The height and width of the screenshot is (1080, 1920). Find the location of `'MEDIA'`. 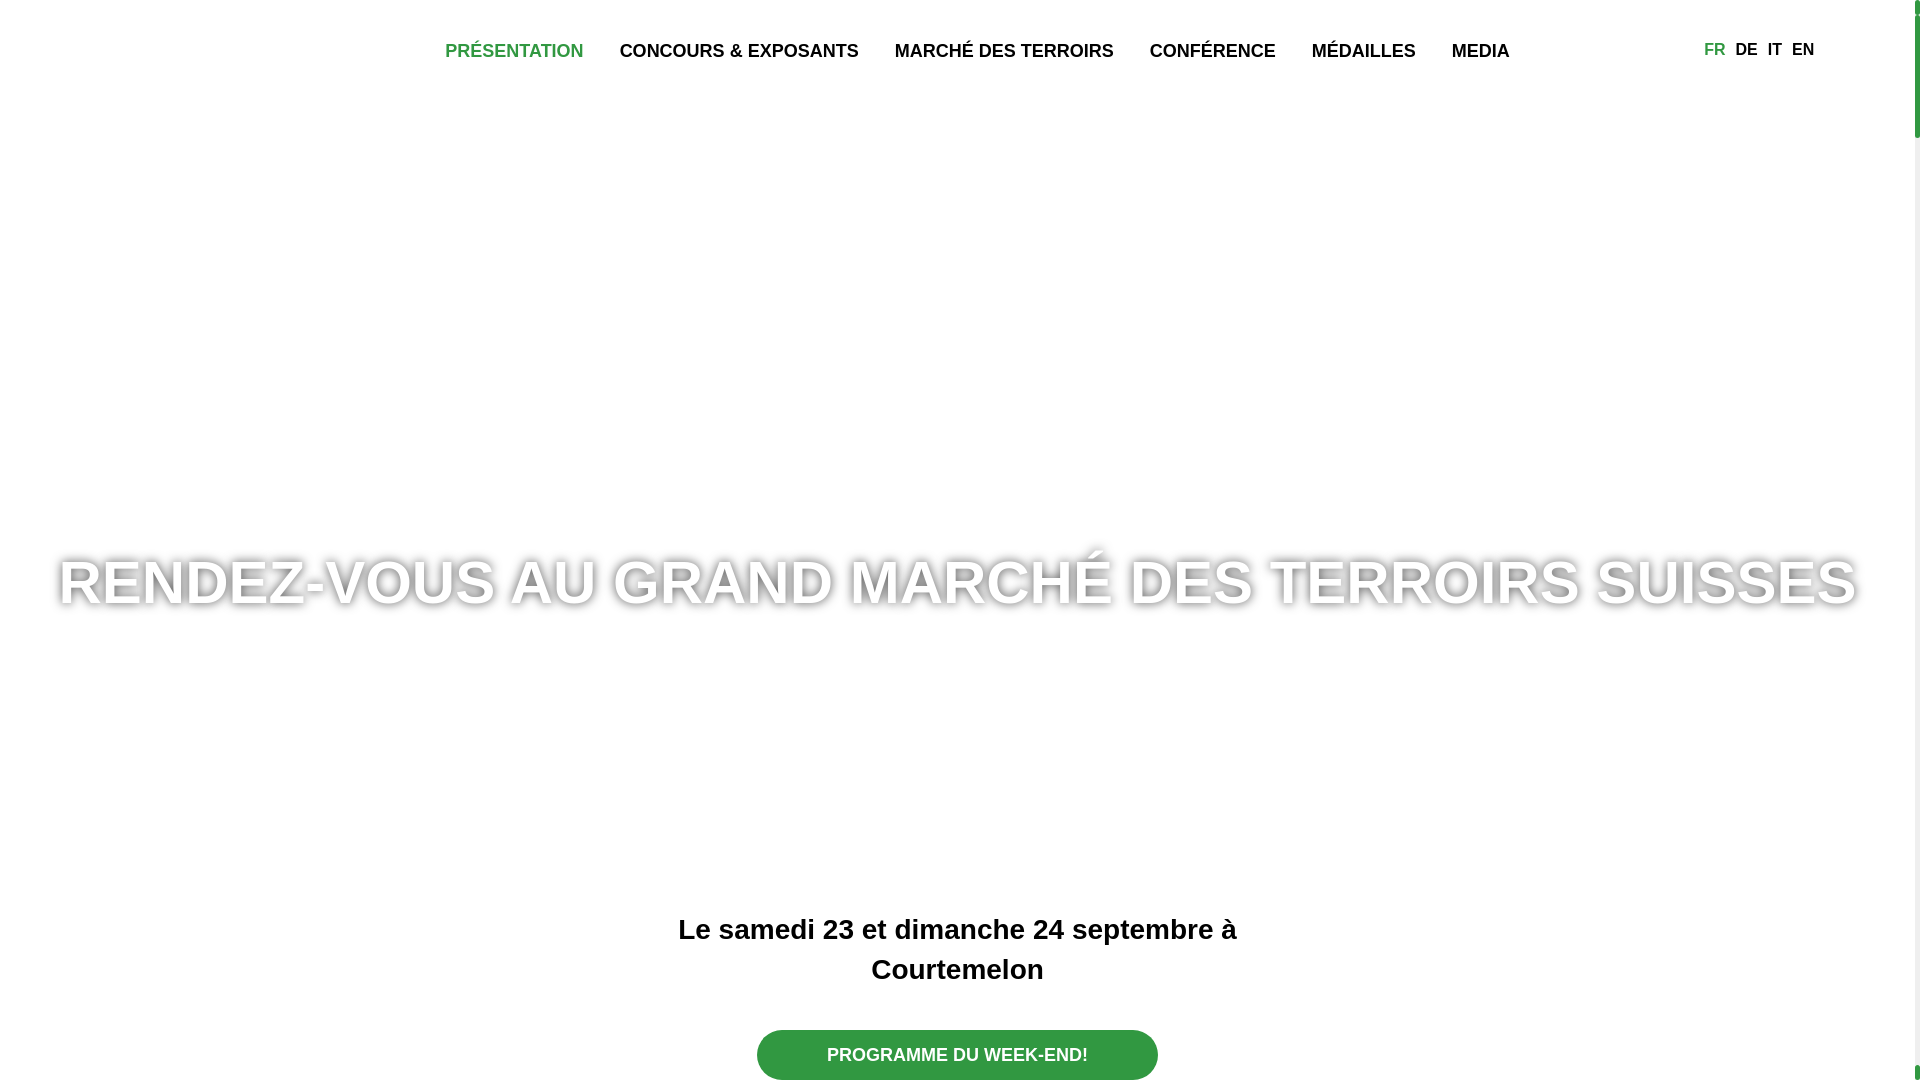

'MEDIA' is located at coordinates (1481, 48).